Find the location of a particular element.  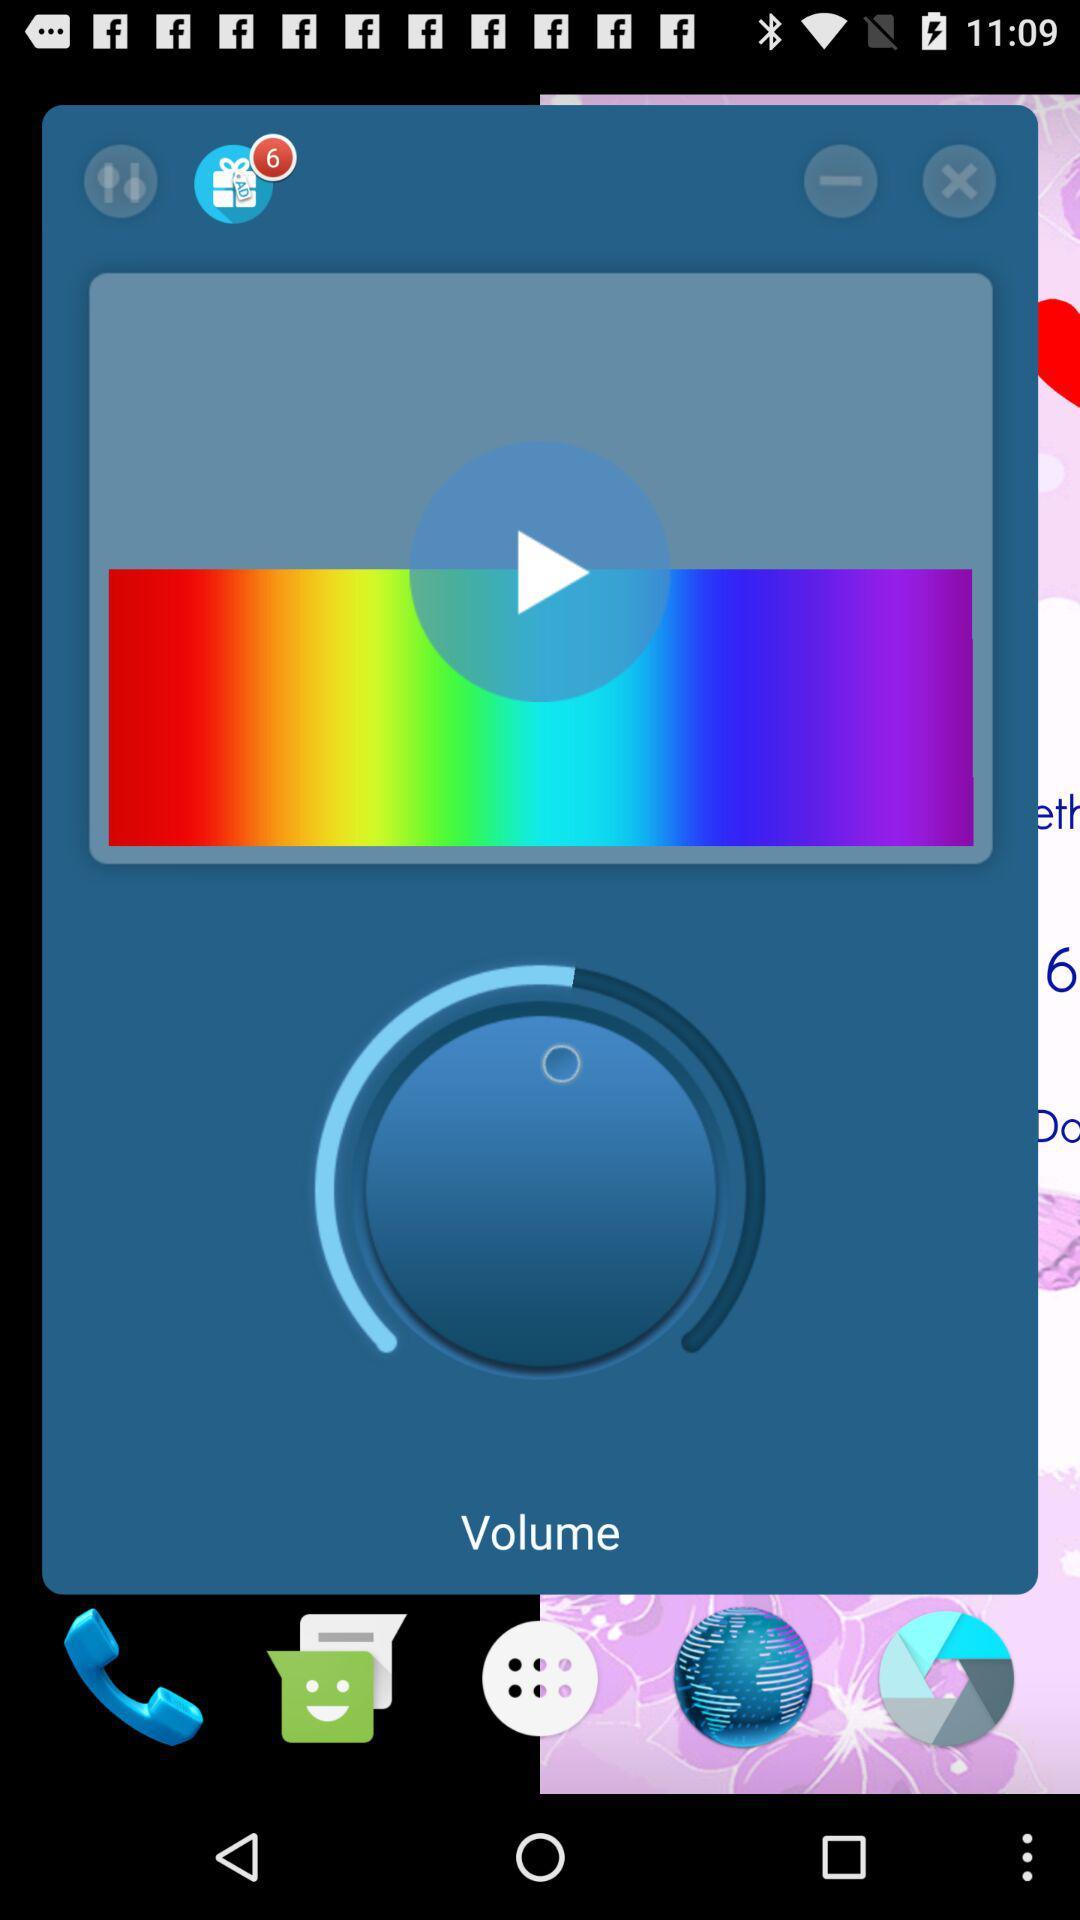

the minus icon is located at coordinates (840, 193).